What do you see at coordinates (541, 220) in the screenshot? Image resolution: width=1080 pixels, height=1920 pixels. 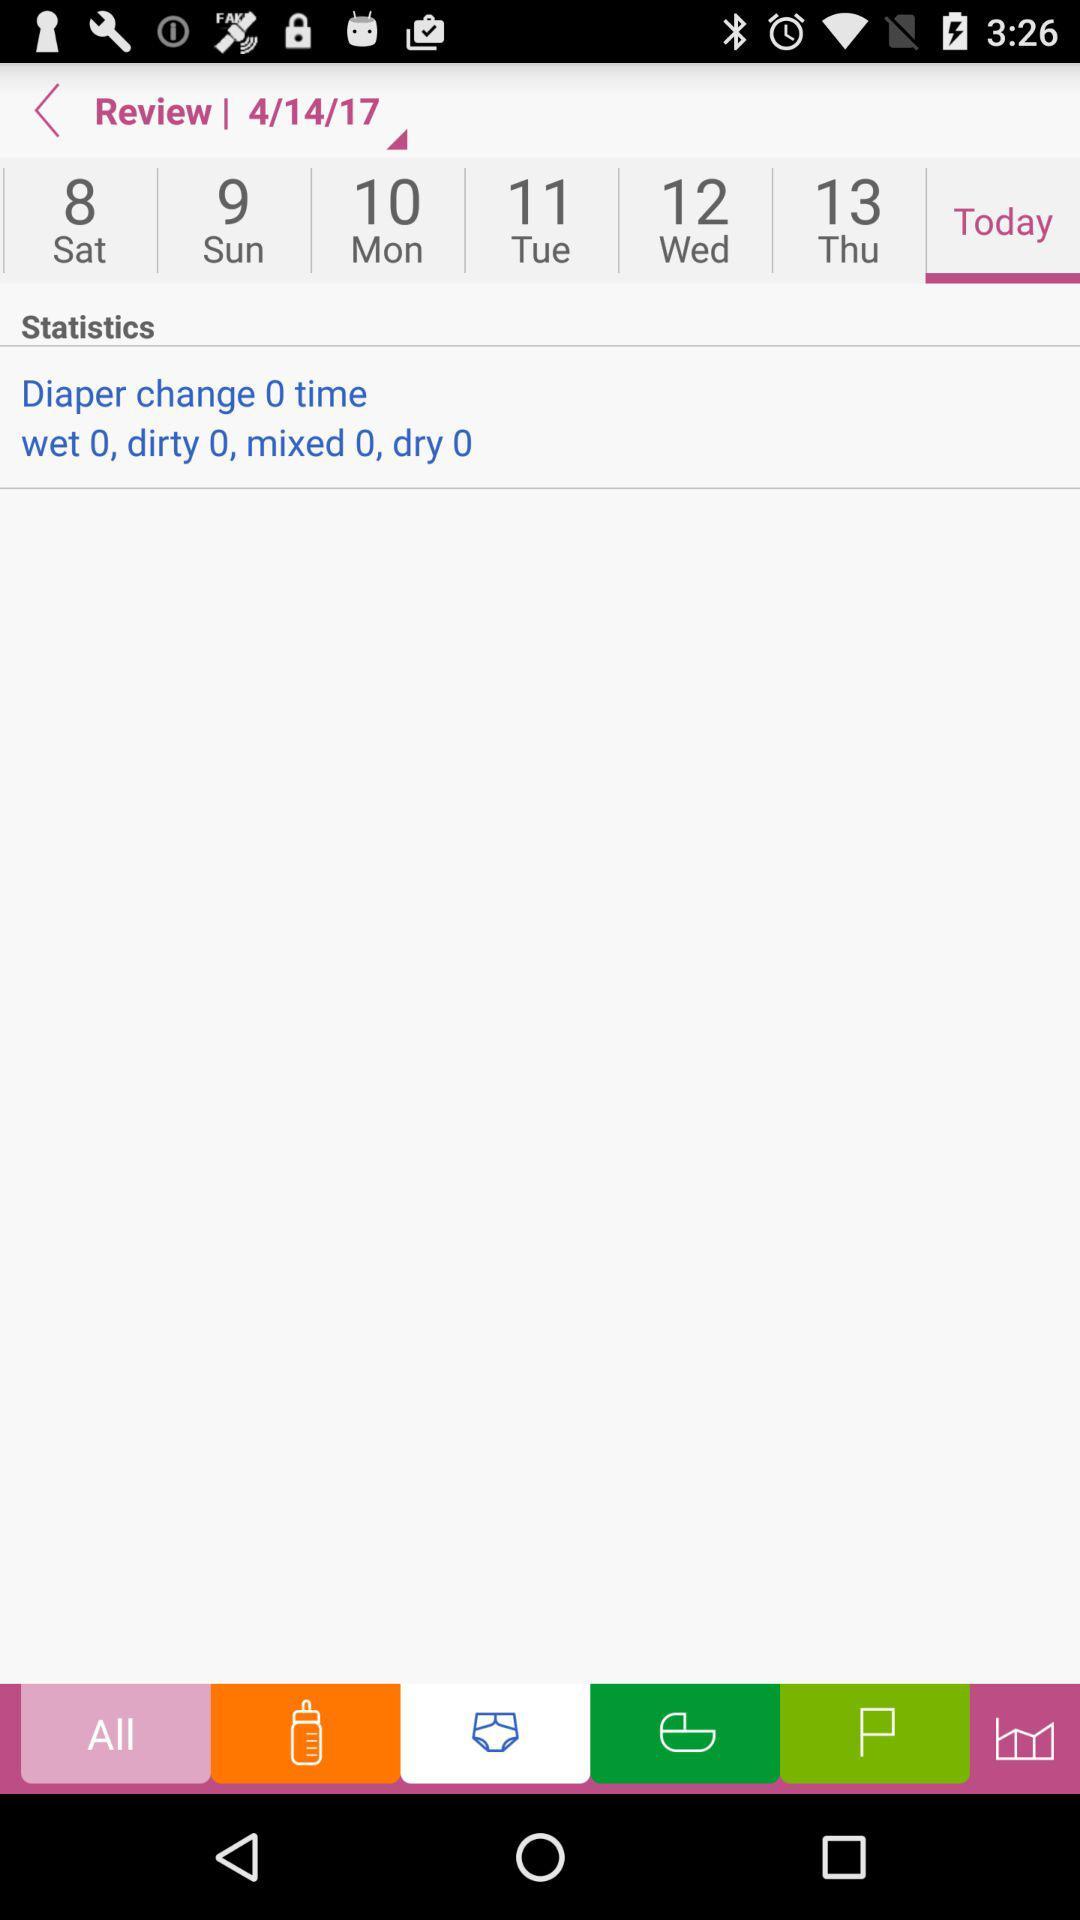 I see `item next to the 10 icon` at bounding box center [541, 220].